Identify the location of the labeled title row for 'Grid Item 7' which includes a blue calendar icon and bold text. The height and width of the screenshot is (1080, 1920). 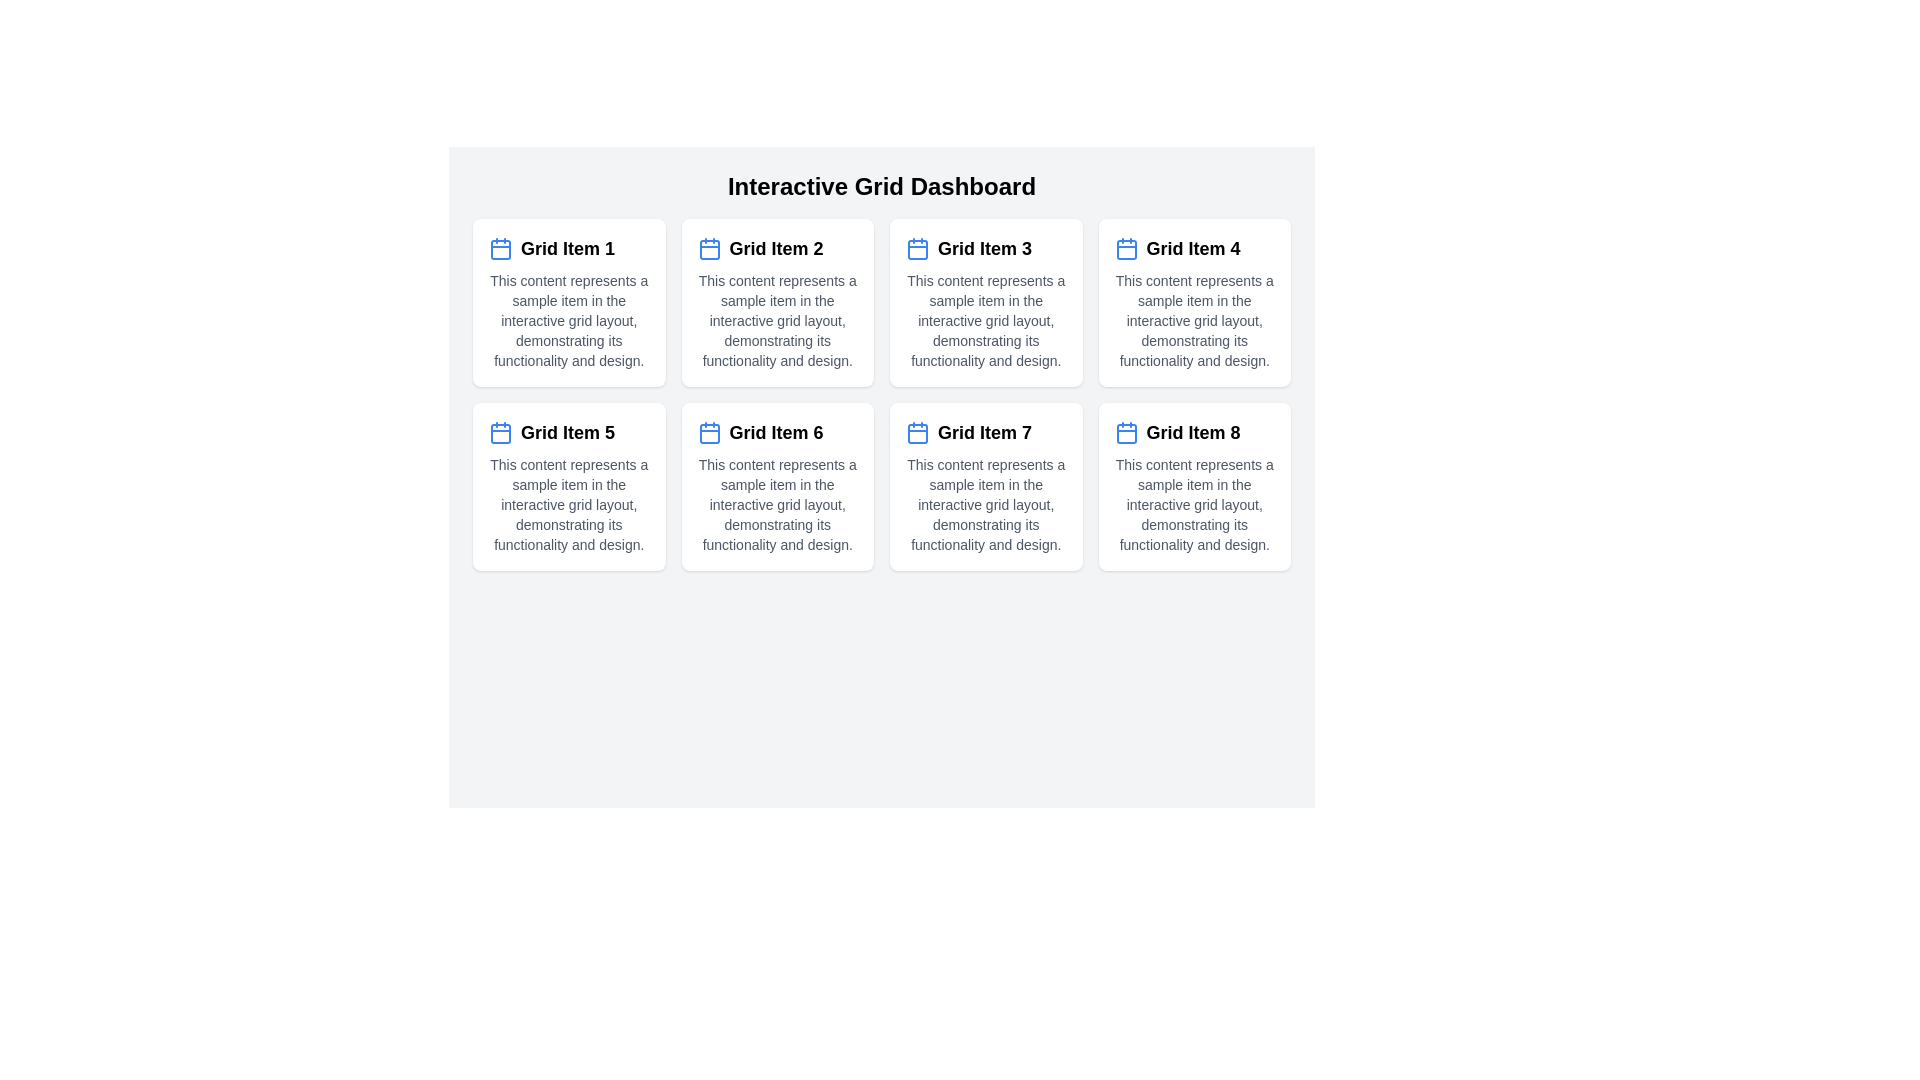
(986, 431).